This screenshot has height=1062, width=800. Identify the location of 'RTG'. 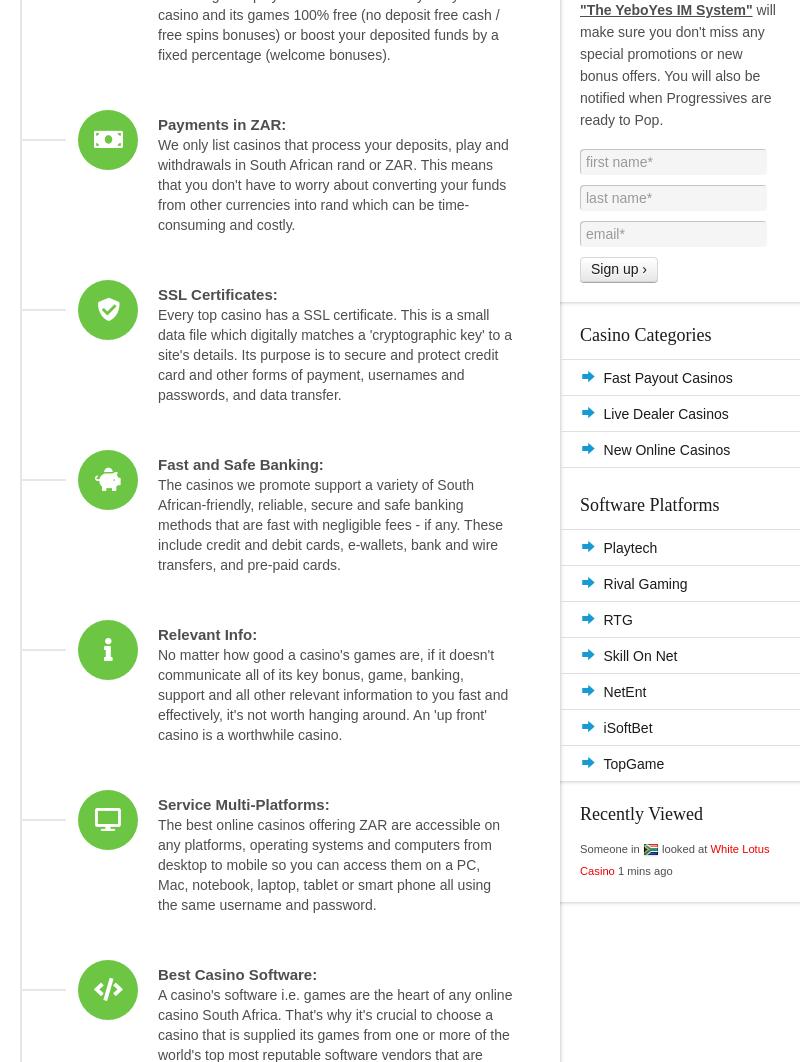
(617, 619).